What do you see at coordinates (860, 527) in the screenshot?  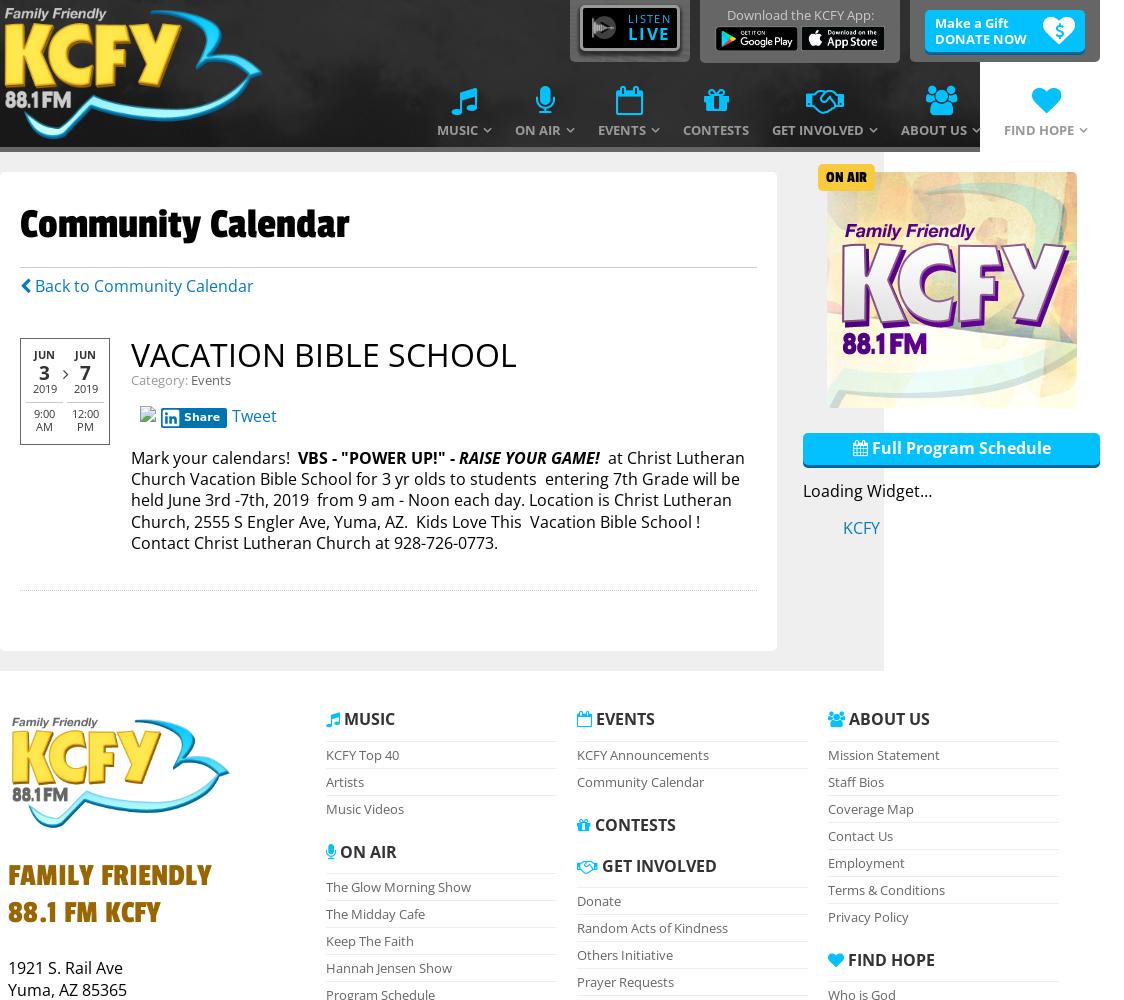 I see `'KCFY'` at bounding box center [860, 527].